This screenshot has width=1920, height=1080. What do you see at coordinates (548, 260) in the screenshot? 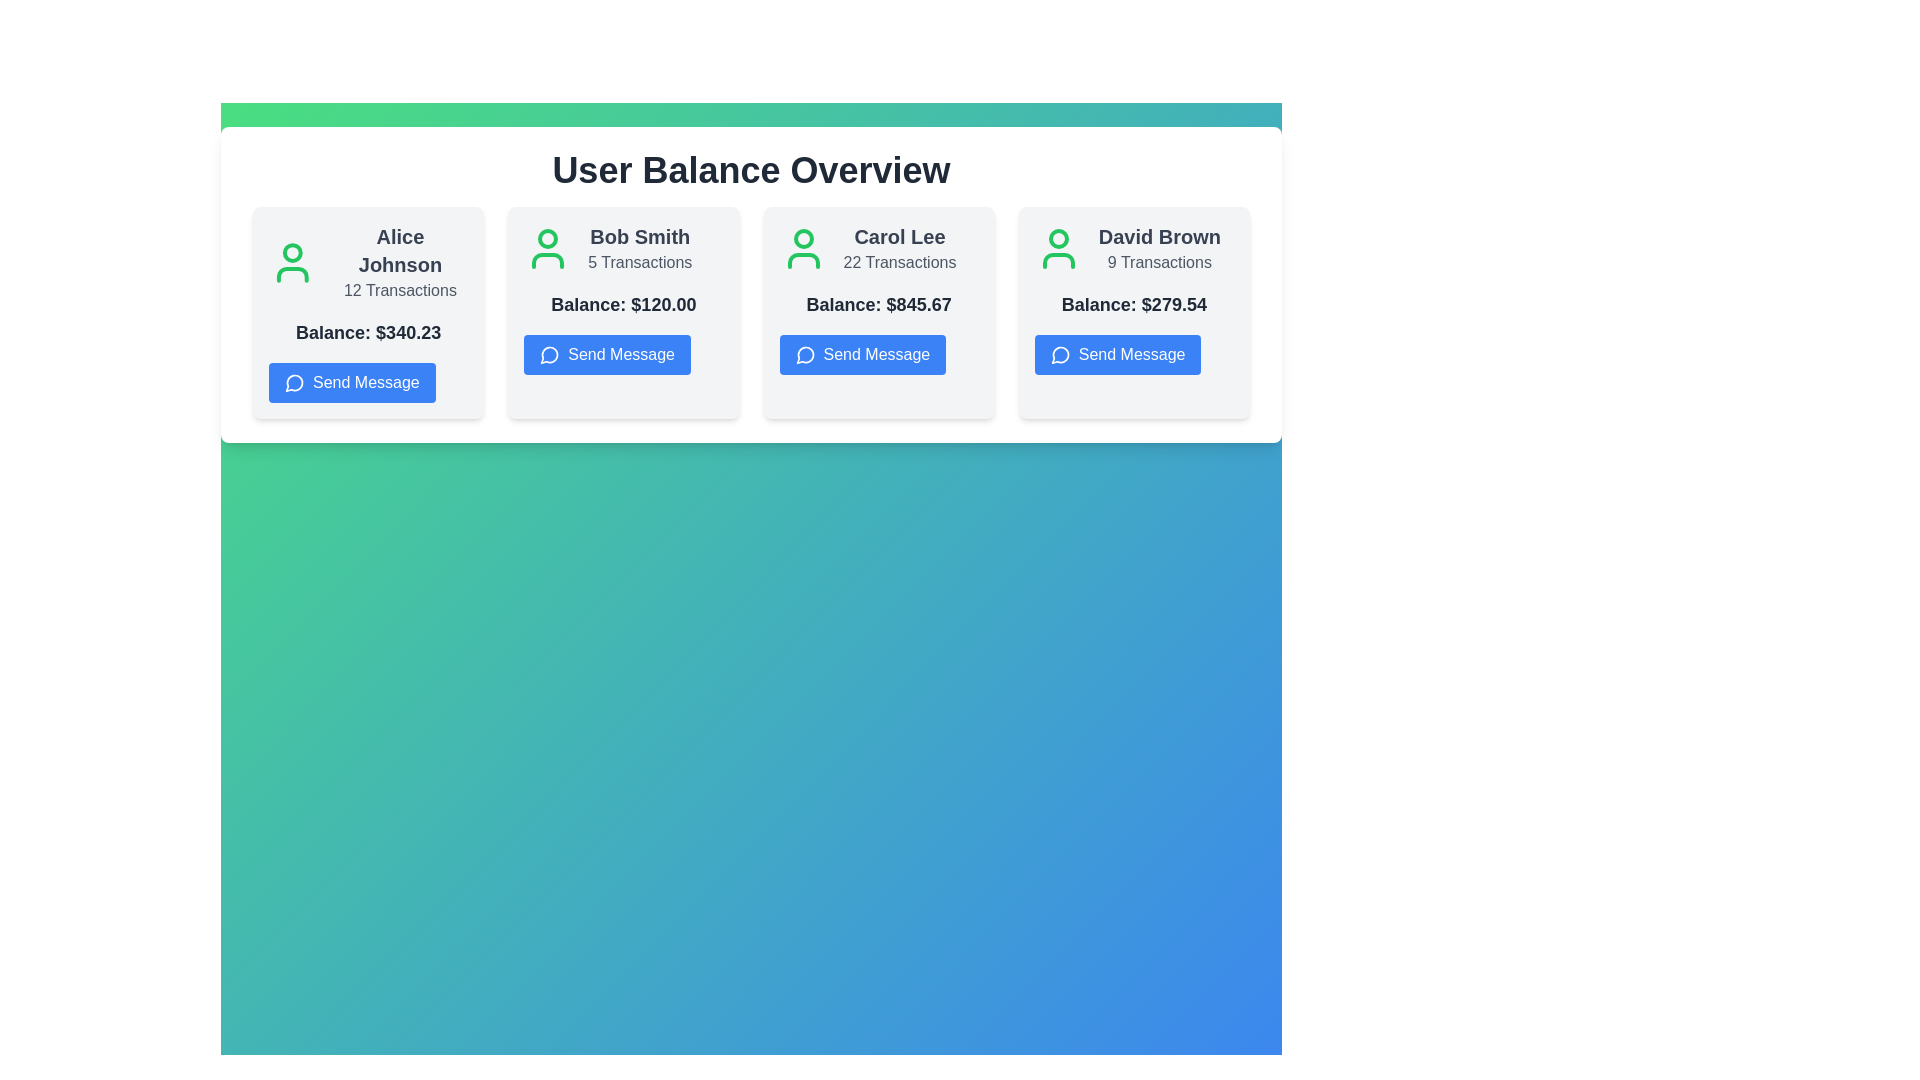
I see `the lower part of the green person icon, which is the curved bottom portion of the second user's avatar icon in the card grid layout` at bounding box center [548, 260].